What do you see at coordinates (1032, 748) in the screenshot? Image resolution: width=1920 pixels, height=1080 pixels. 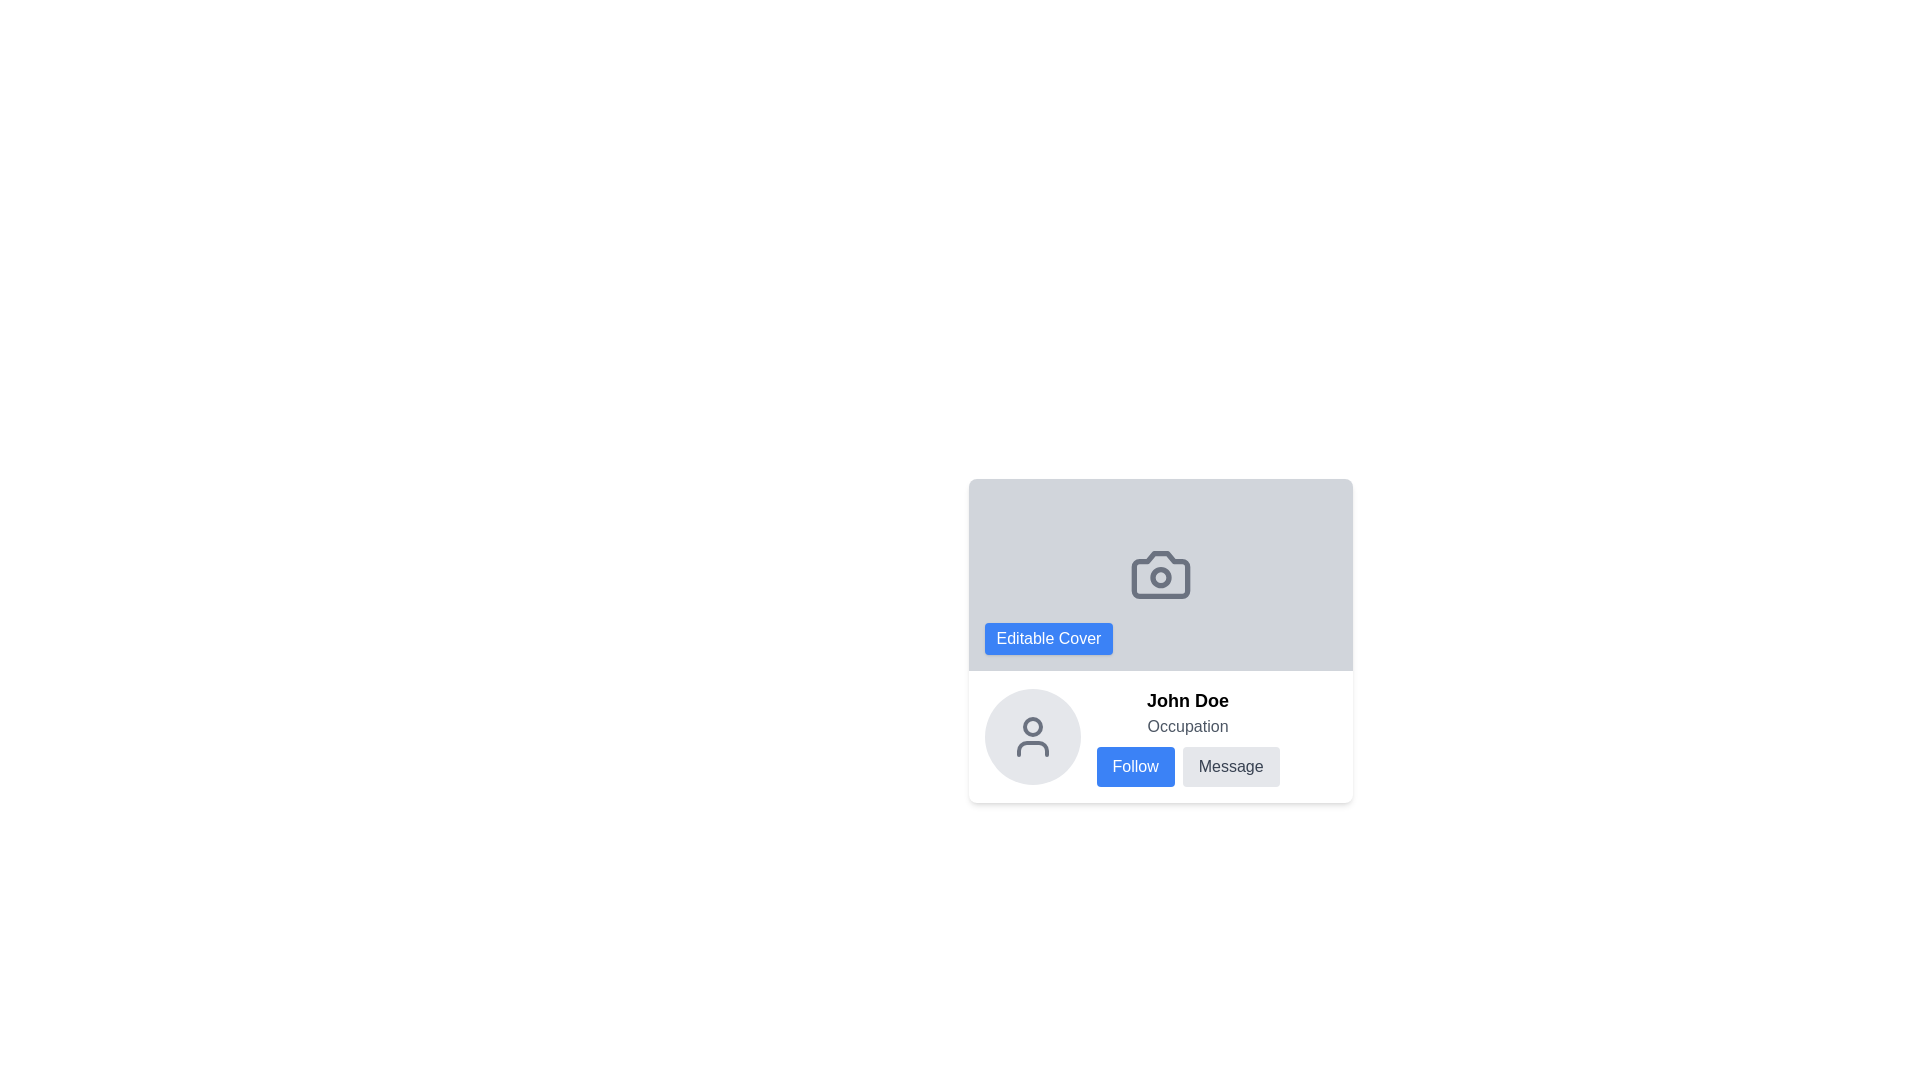 I see `the graphical icon within the circular button located to the left of the profile information area, near the 'John Doe' label` at bounding box center [1032, 748].